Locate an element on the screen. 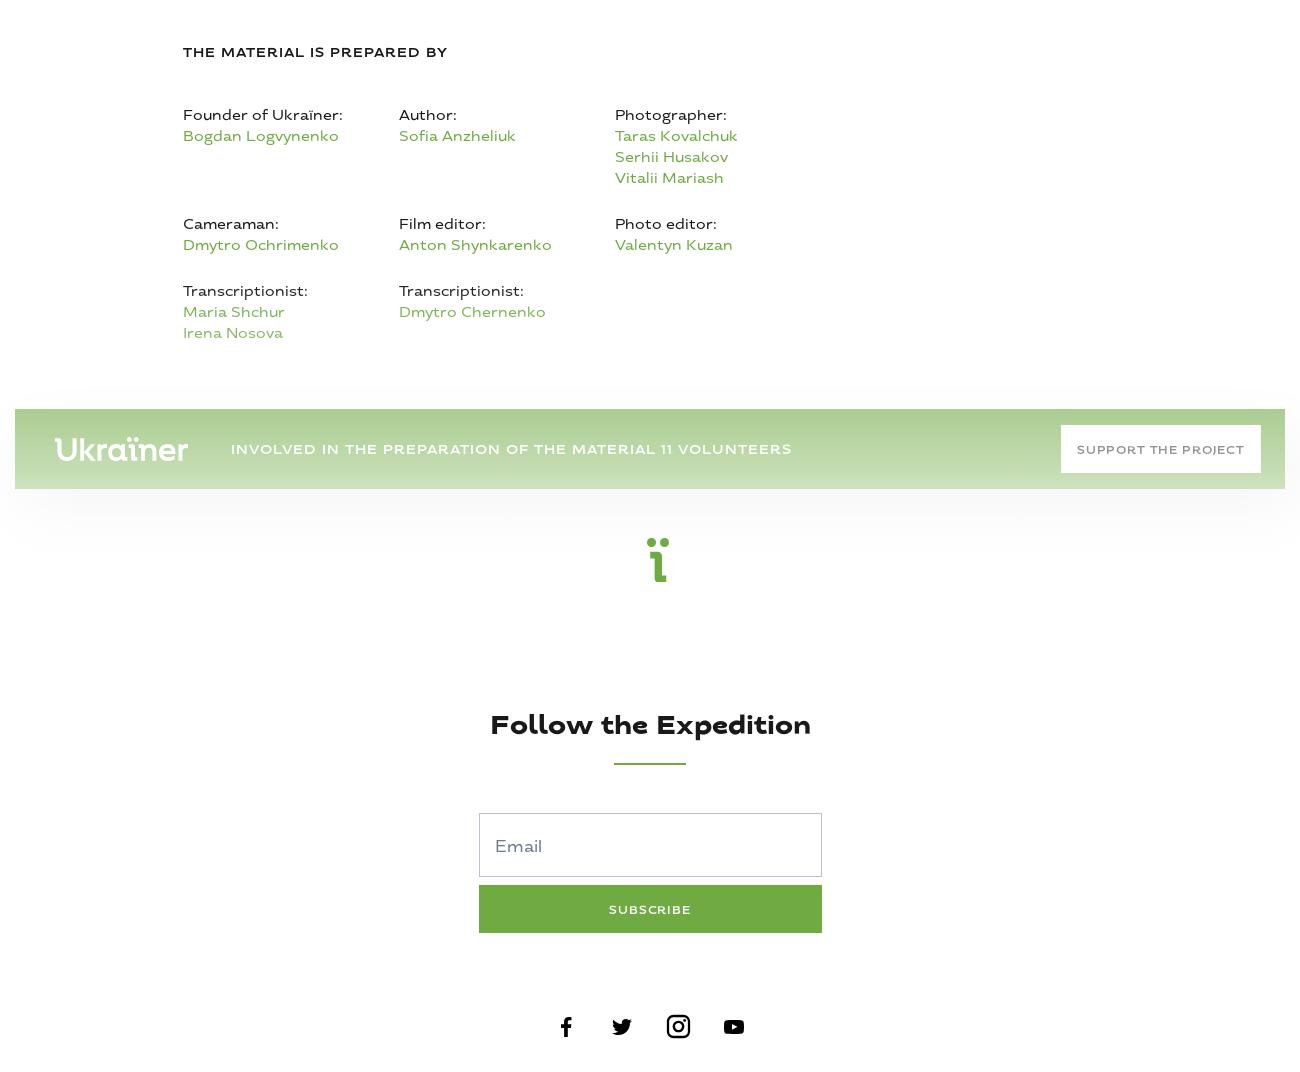  'Irena Nosova' is located at coordinates (231, 332).